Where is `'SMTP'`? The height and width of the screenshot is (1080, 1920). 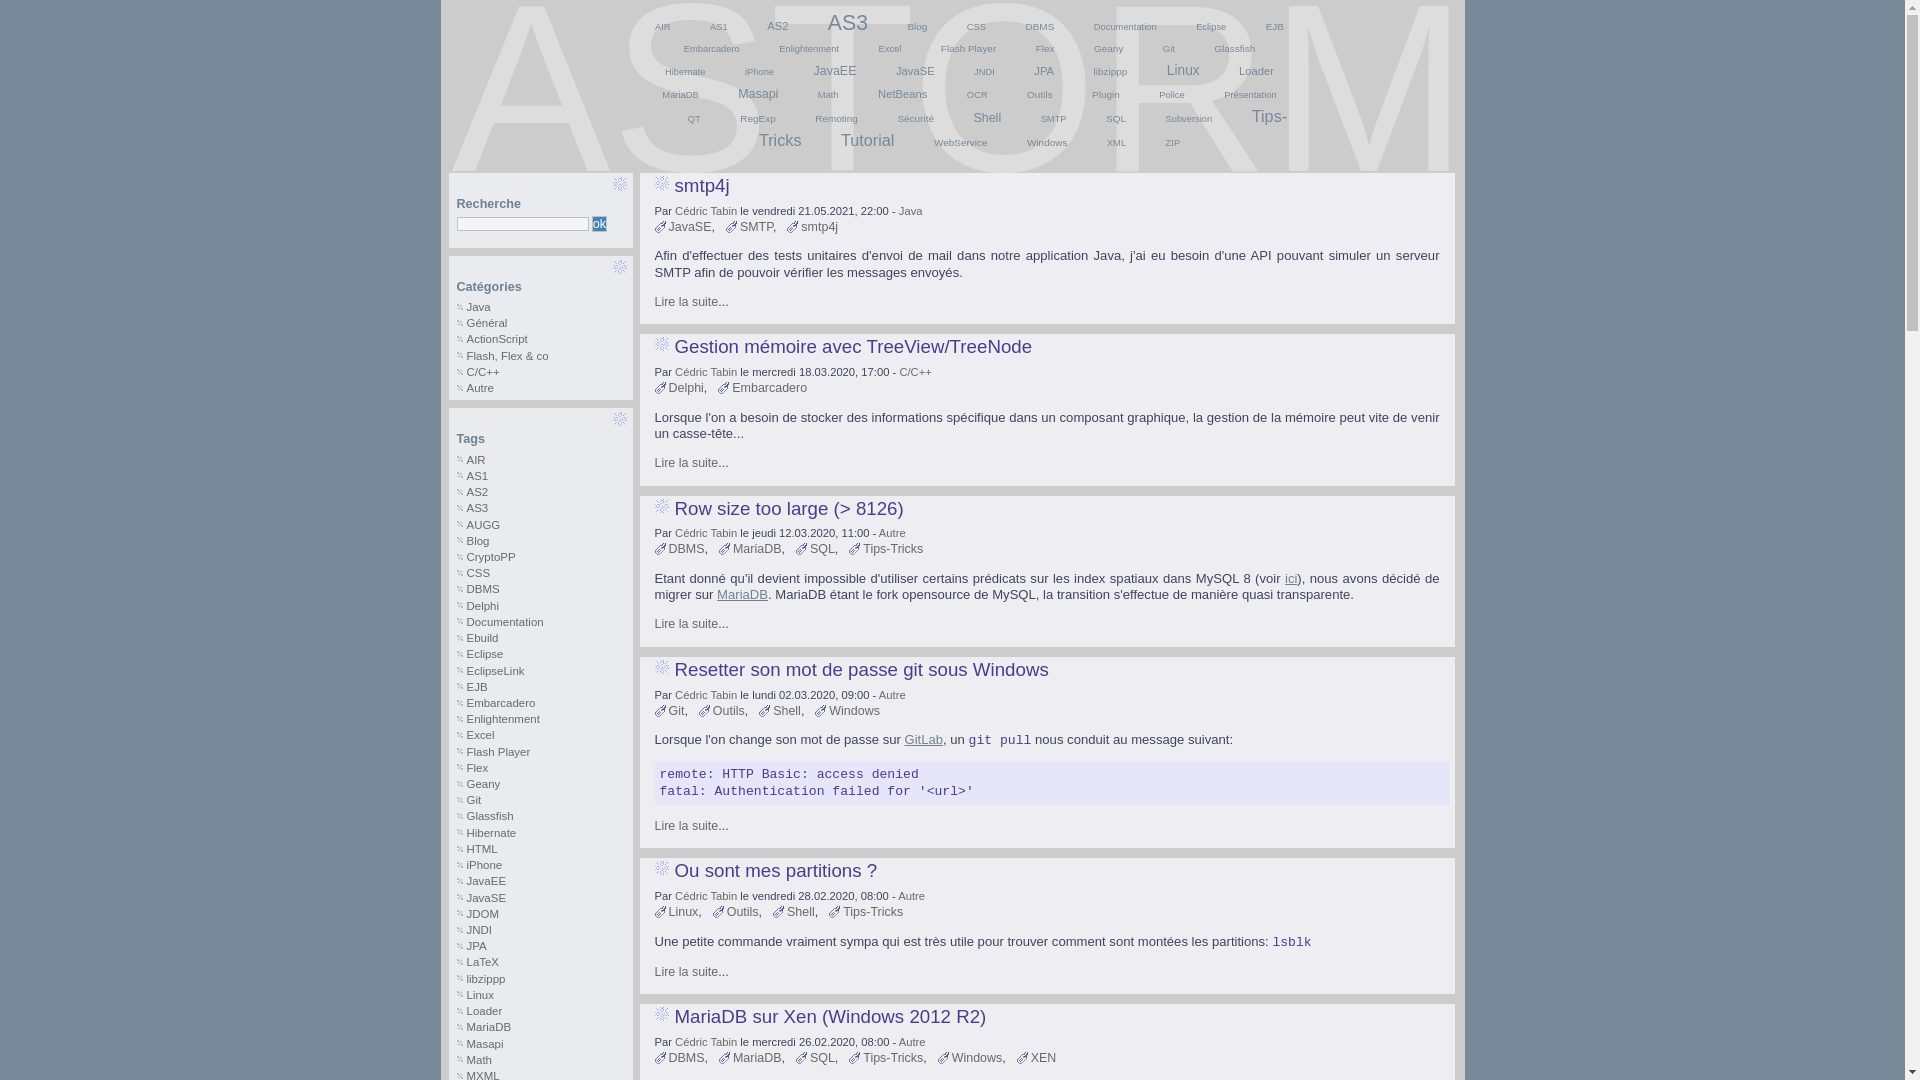
'SMTP' is located at coordinates (755, 226).